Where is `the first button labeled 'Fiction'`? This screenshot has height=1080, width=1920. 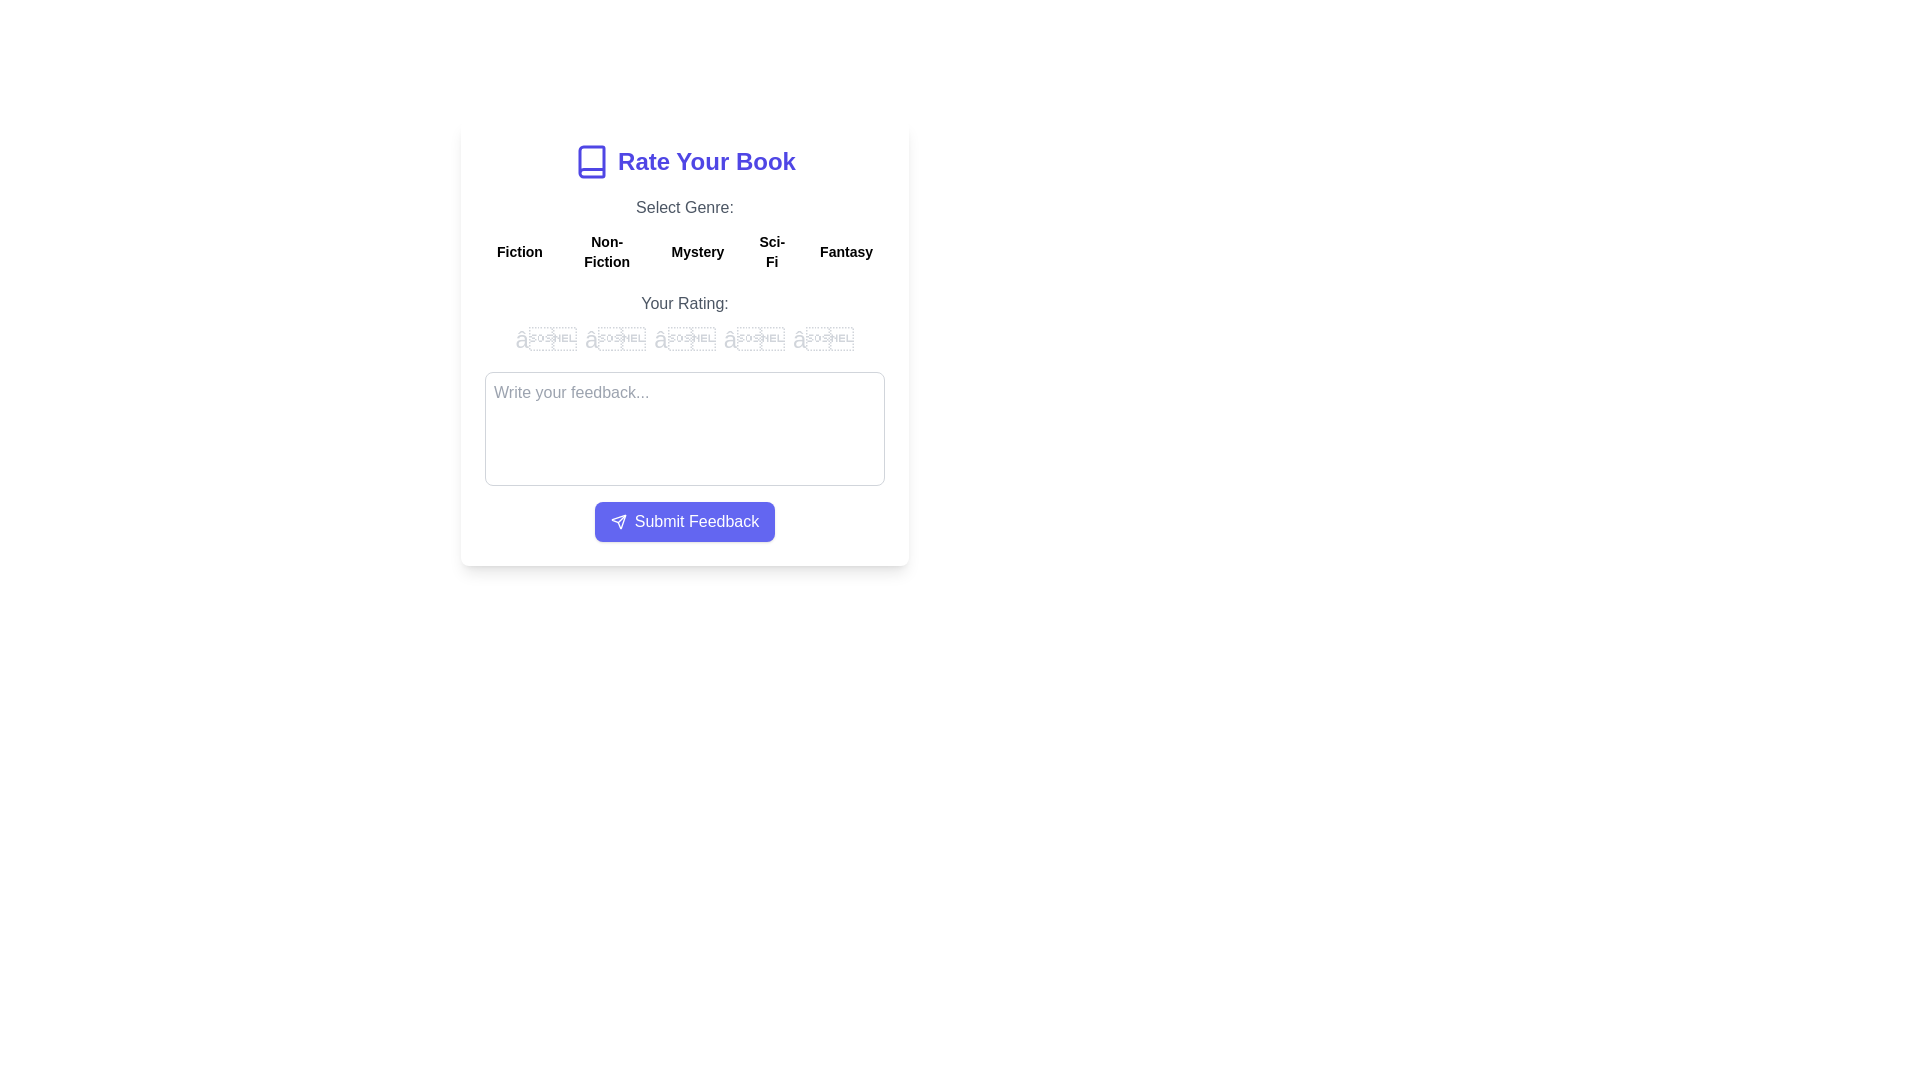 the first button labeled 'Fiction' is located at coordinates (519, 250).